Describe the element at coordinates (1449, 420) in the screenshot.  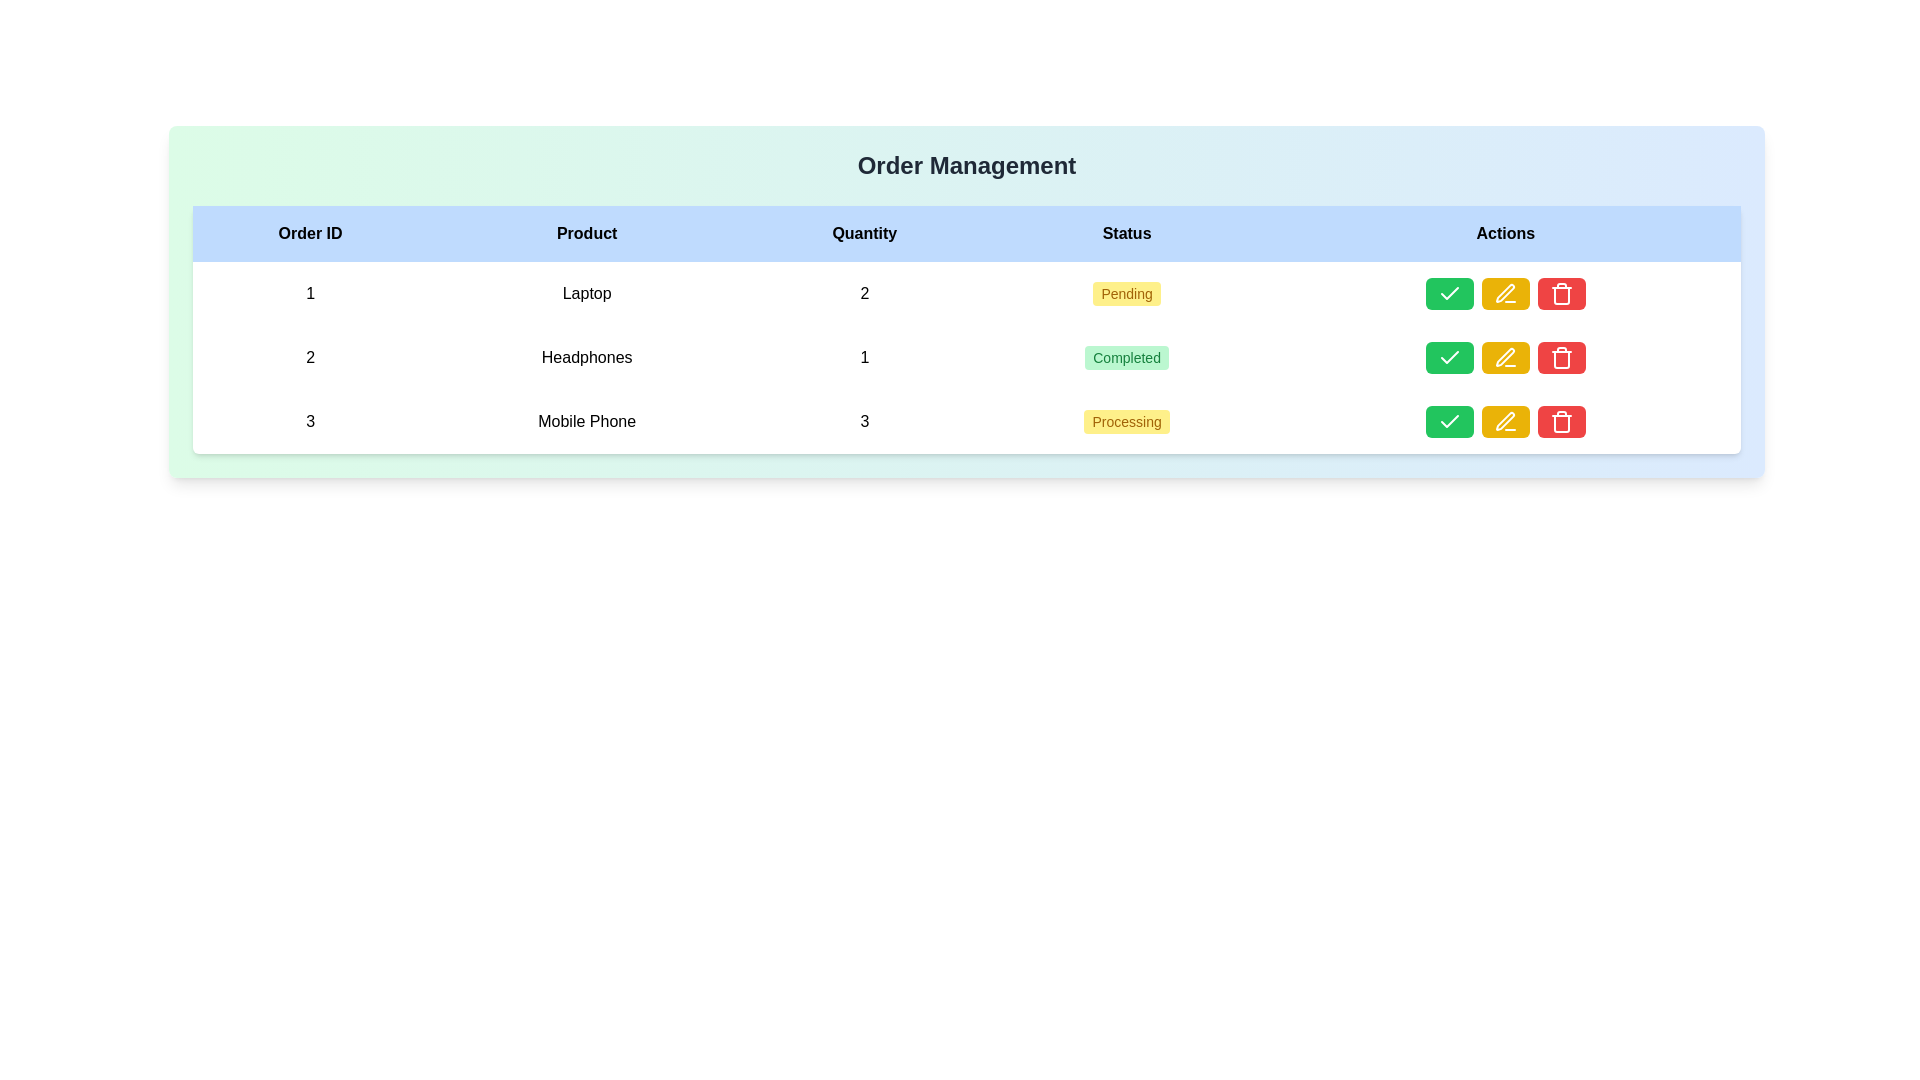
I see `the green confirmation button with a checkmark icon, located in the first position of the 'Actions' column in the third row of the data table, to confirm or complete the action` at that location.